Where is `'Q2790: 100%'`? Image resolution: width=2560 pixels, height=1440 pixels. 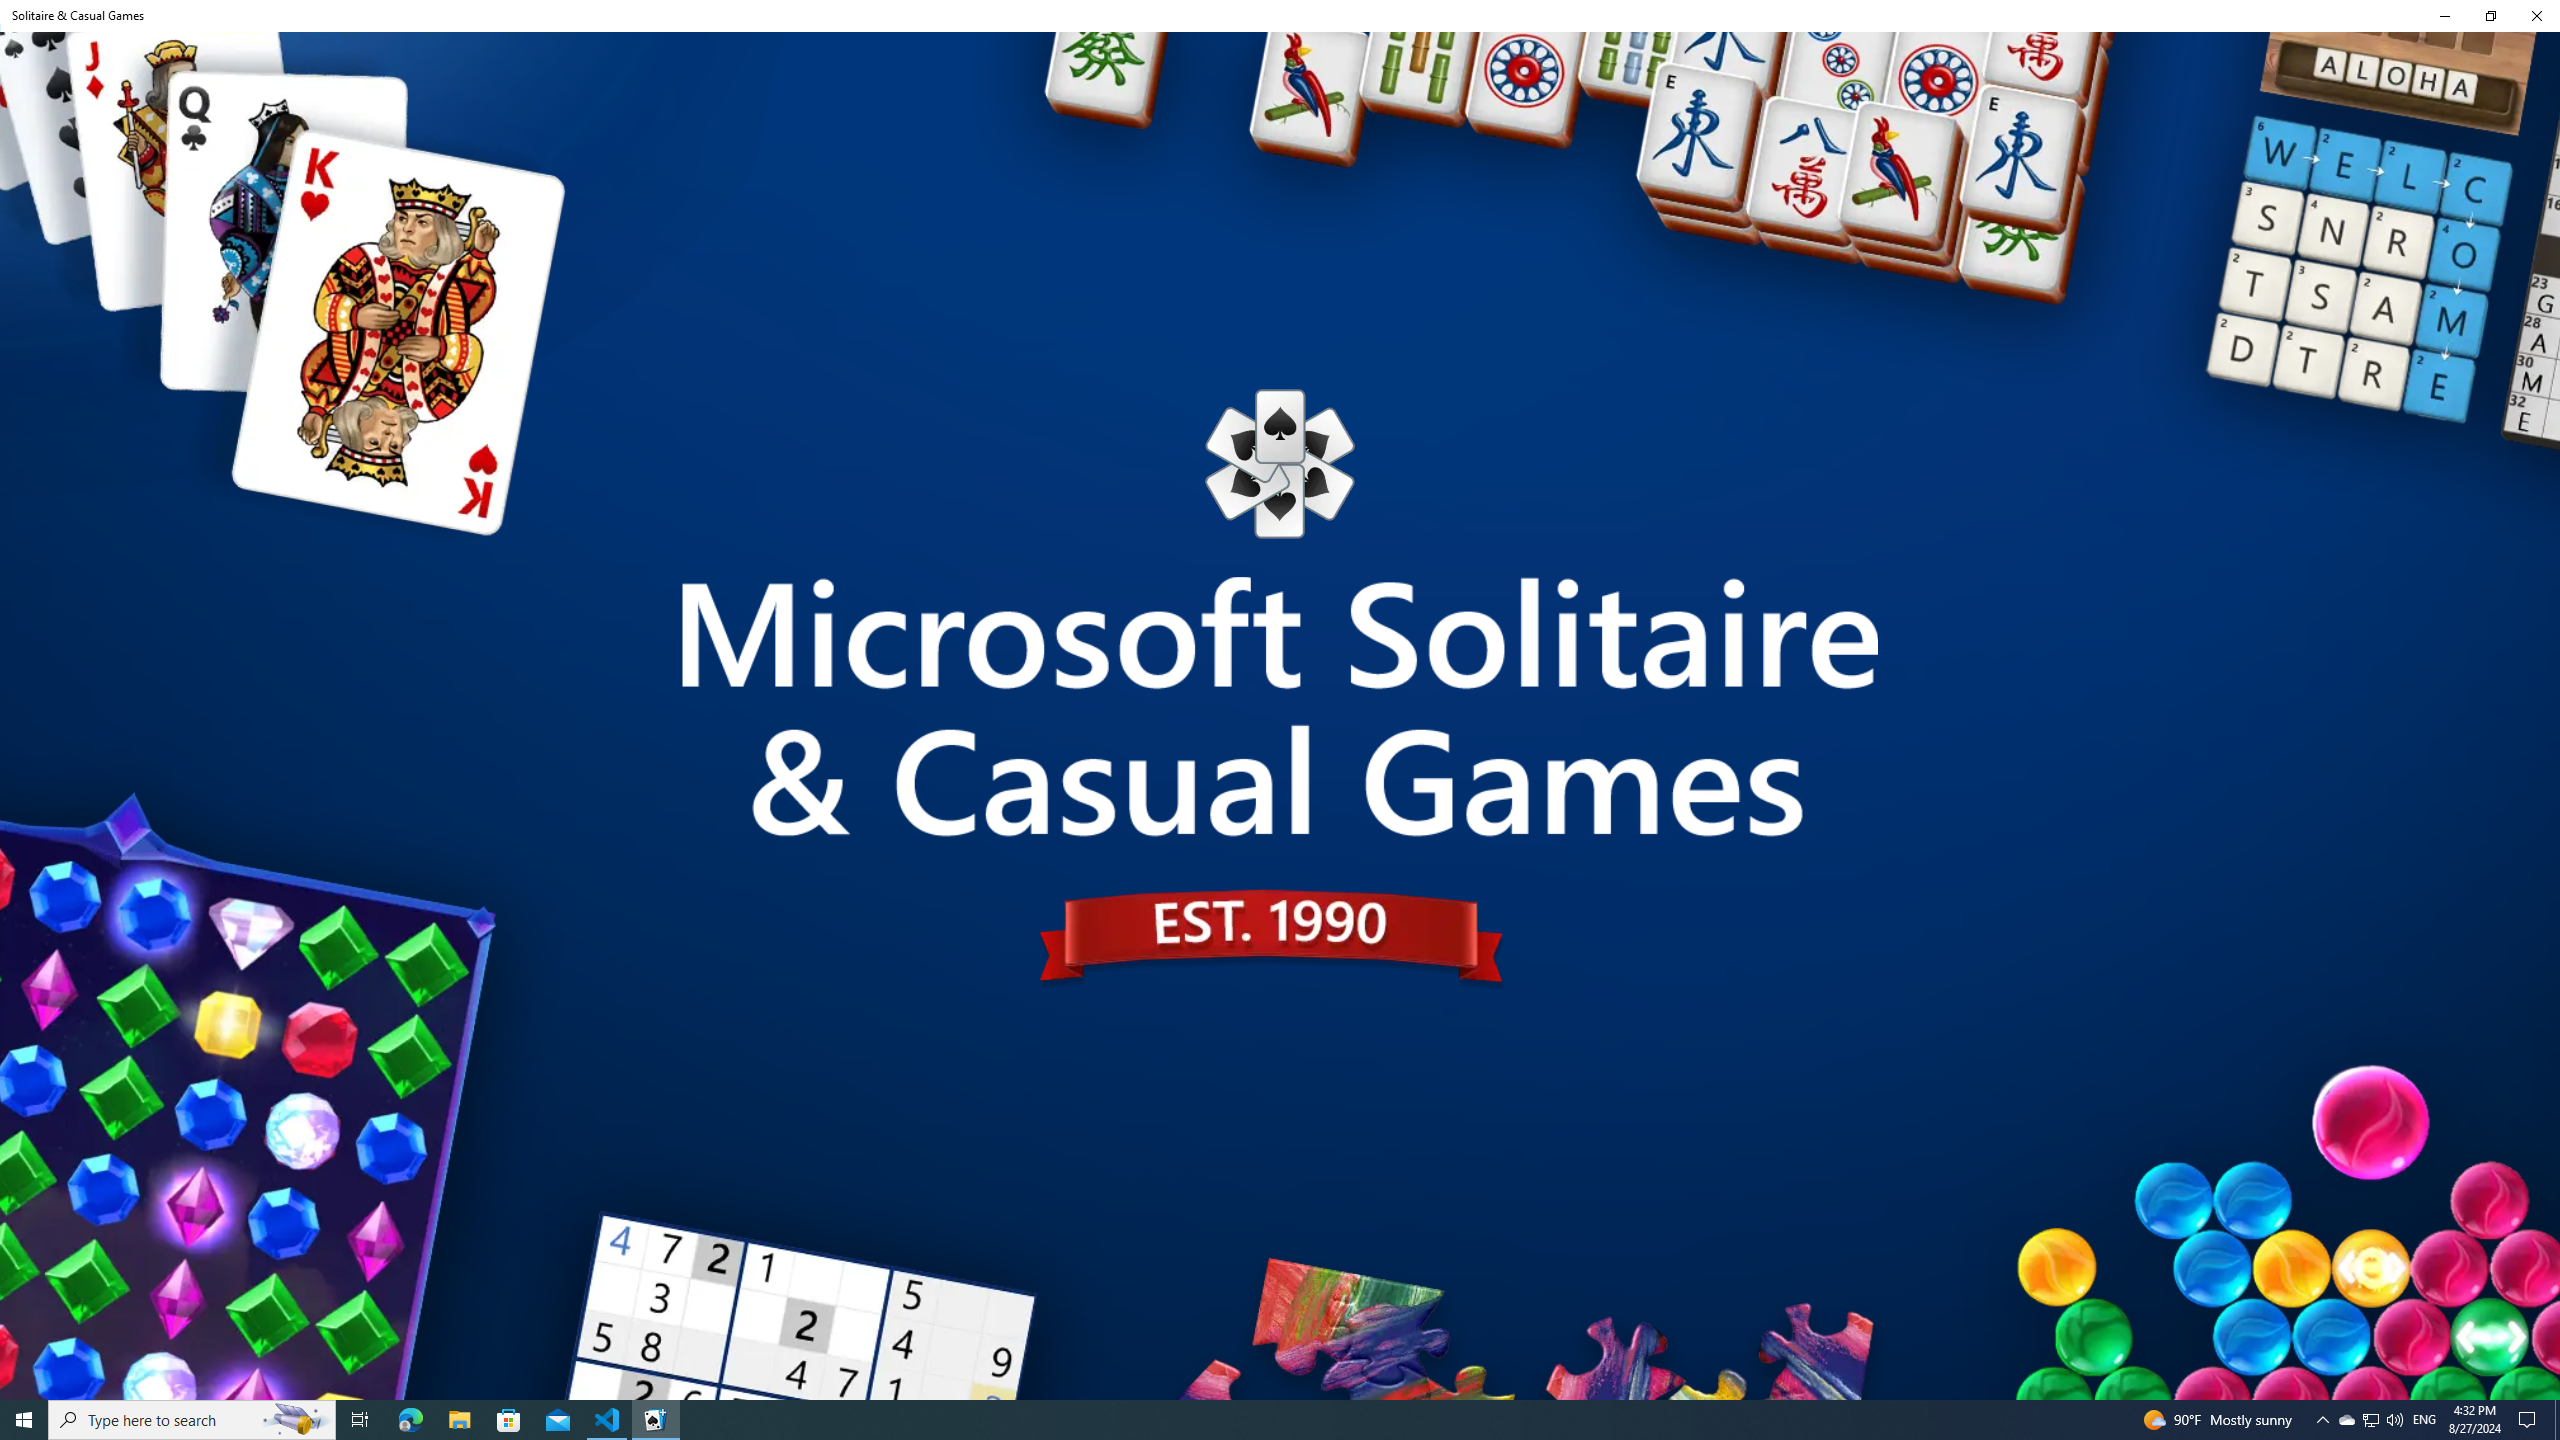 'Q2790: 100%' is located at coordinates (2393, 1418).